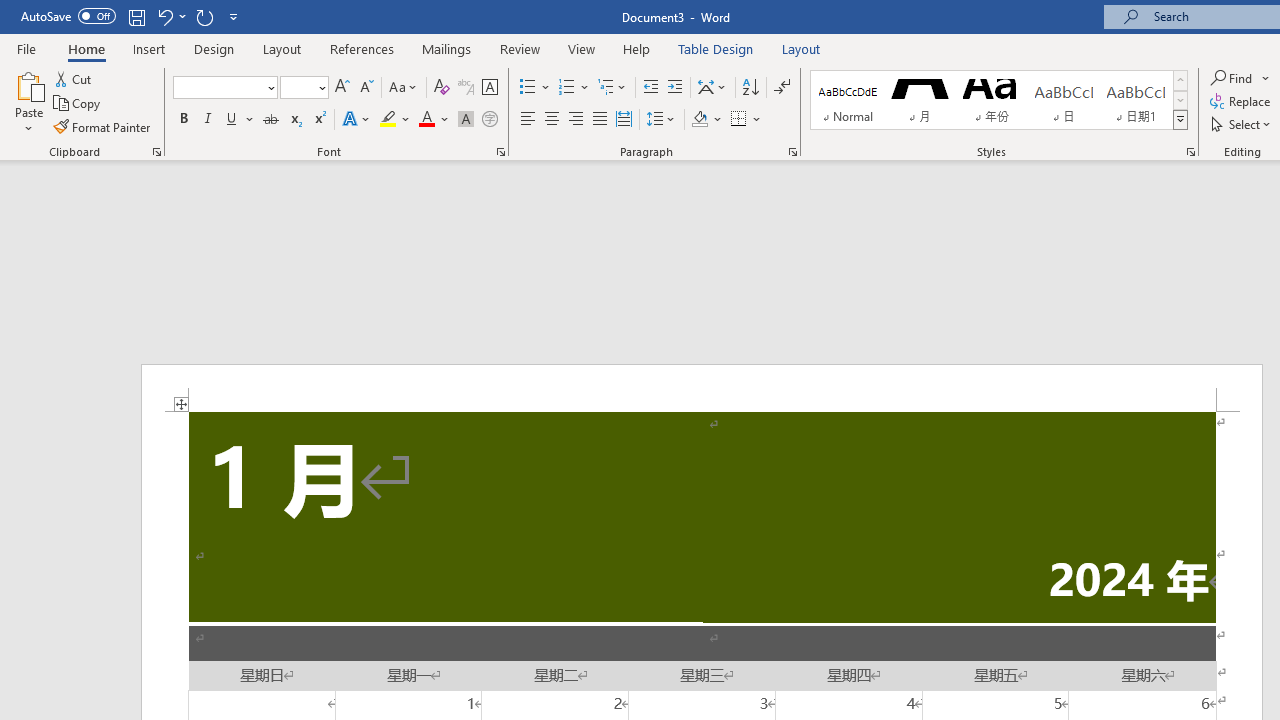  Describe the element at coordinates (781, 86) in the screenshot. I see `'Show/Hide Editing Marks'` at that location.